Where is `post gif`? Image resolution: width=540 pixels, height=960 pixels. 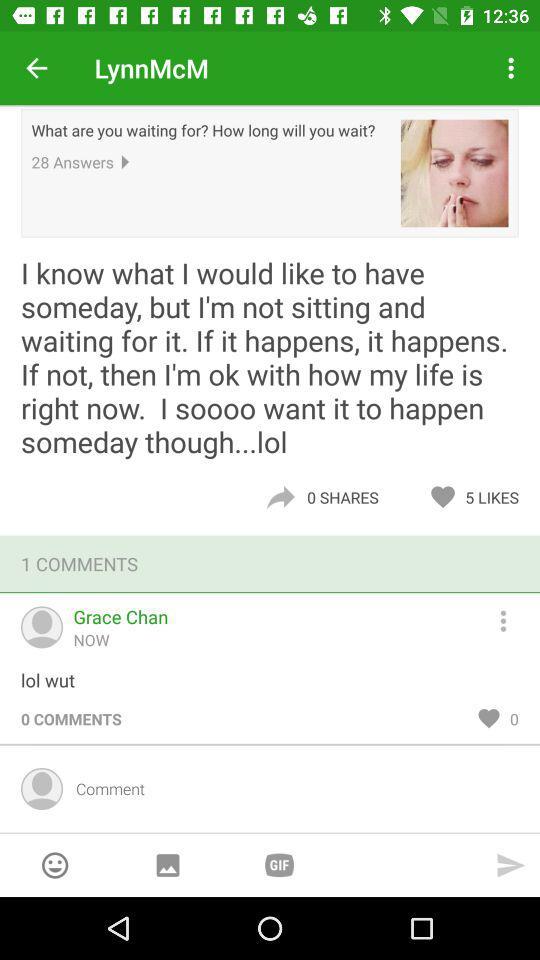 post gif is located at coordinates (278, 864).